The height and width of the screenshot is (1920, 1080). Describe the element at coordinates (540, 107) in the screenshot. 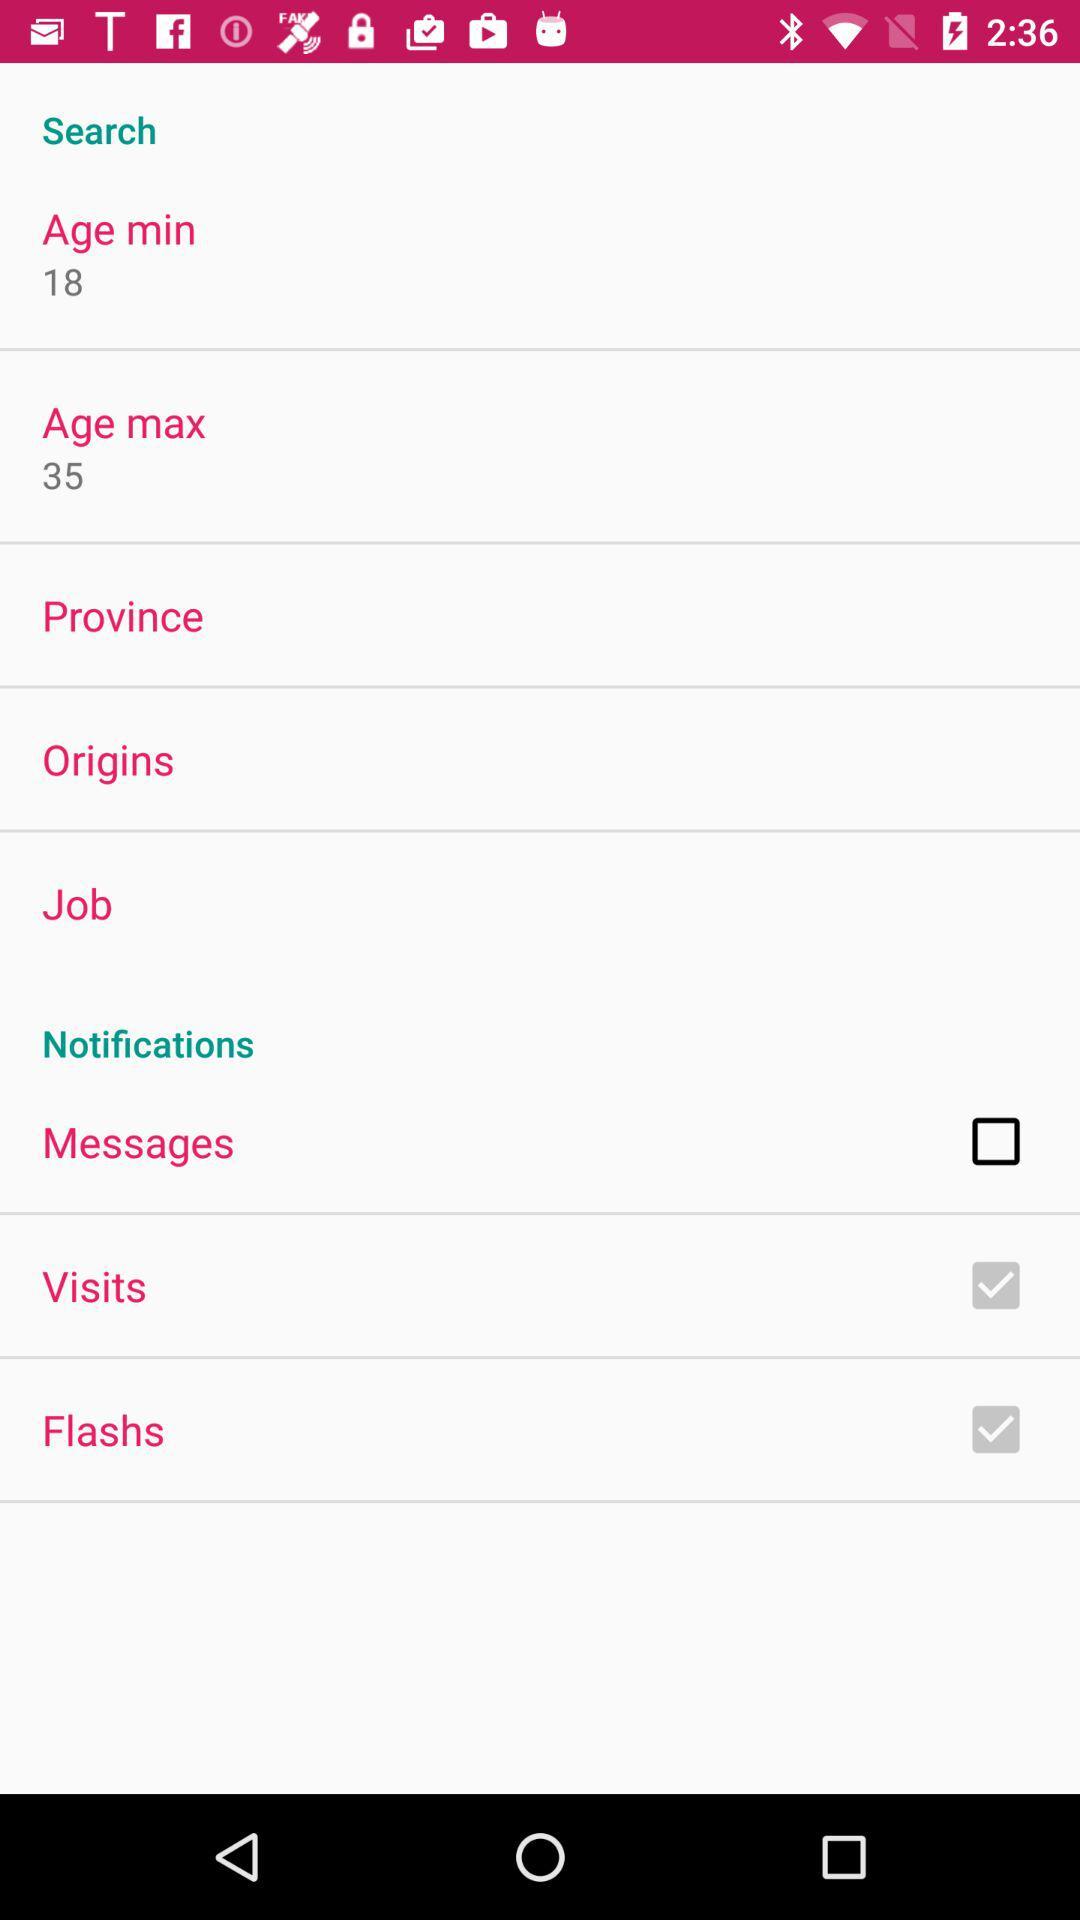

I see `the search app` at that location.